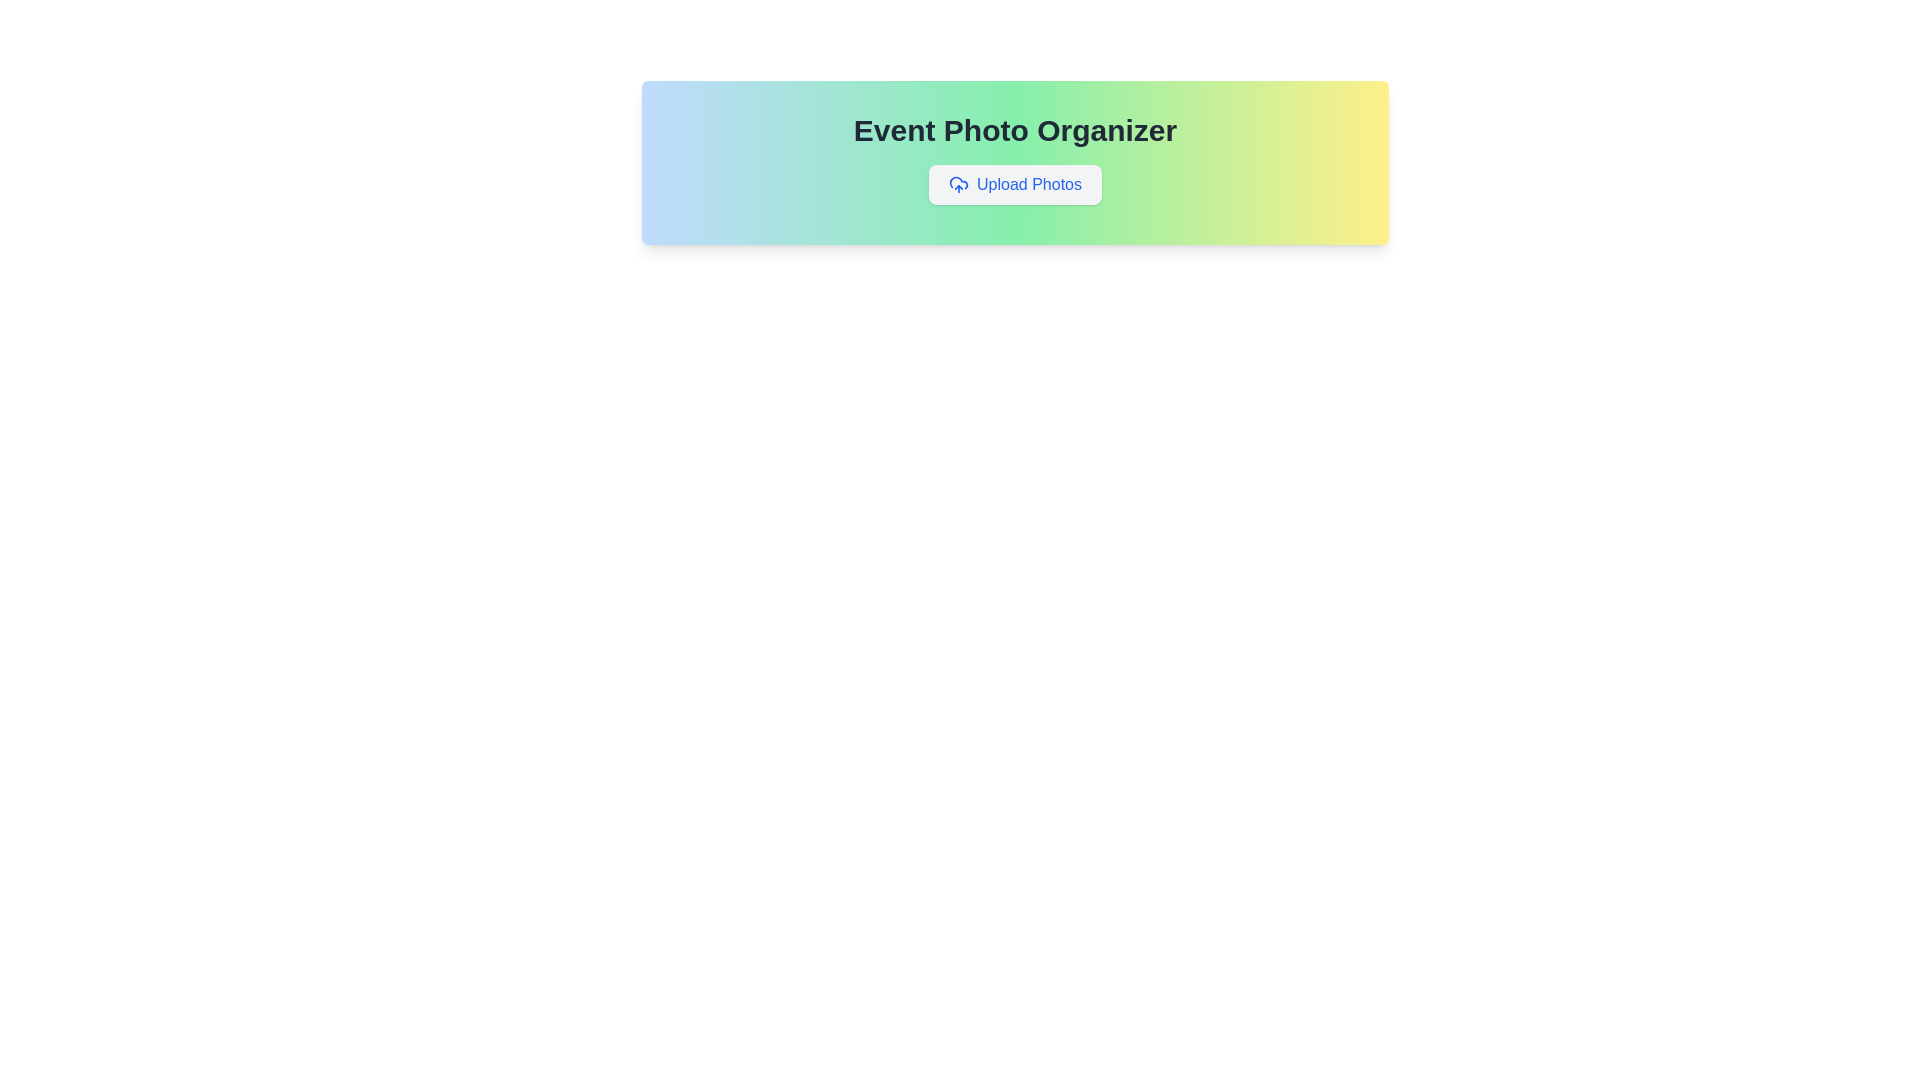 This screenshot has height=1080, width=1920. I want to click on the 'Upload Photos' button located beneath the title 'Event Photo Organizer' in the central region of the fixed panel, so click(1015, 161).